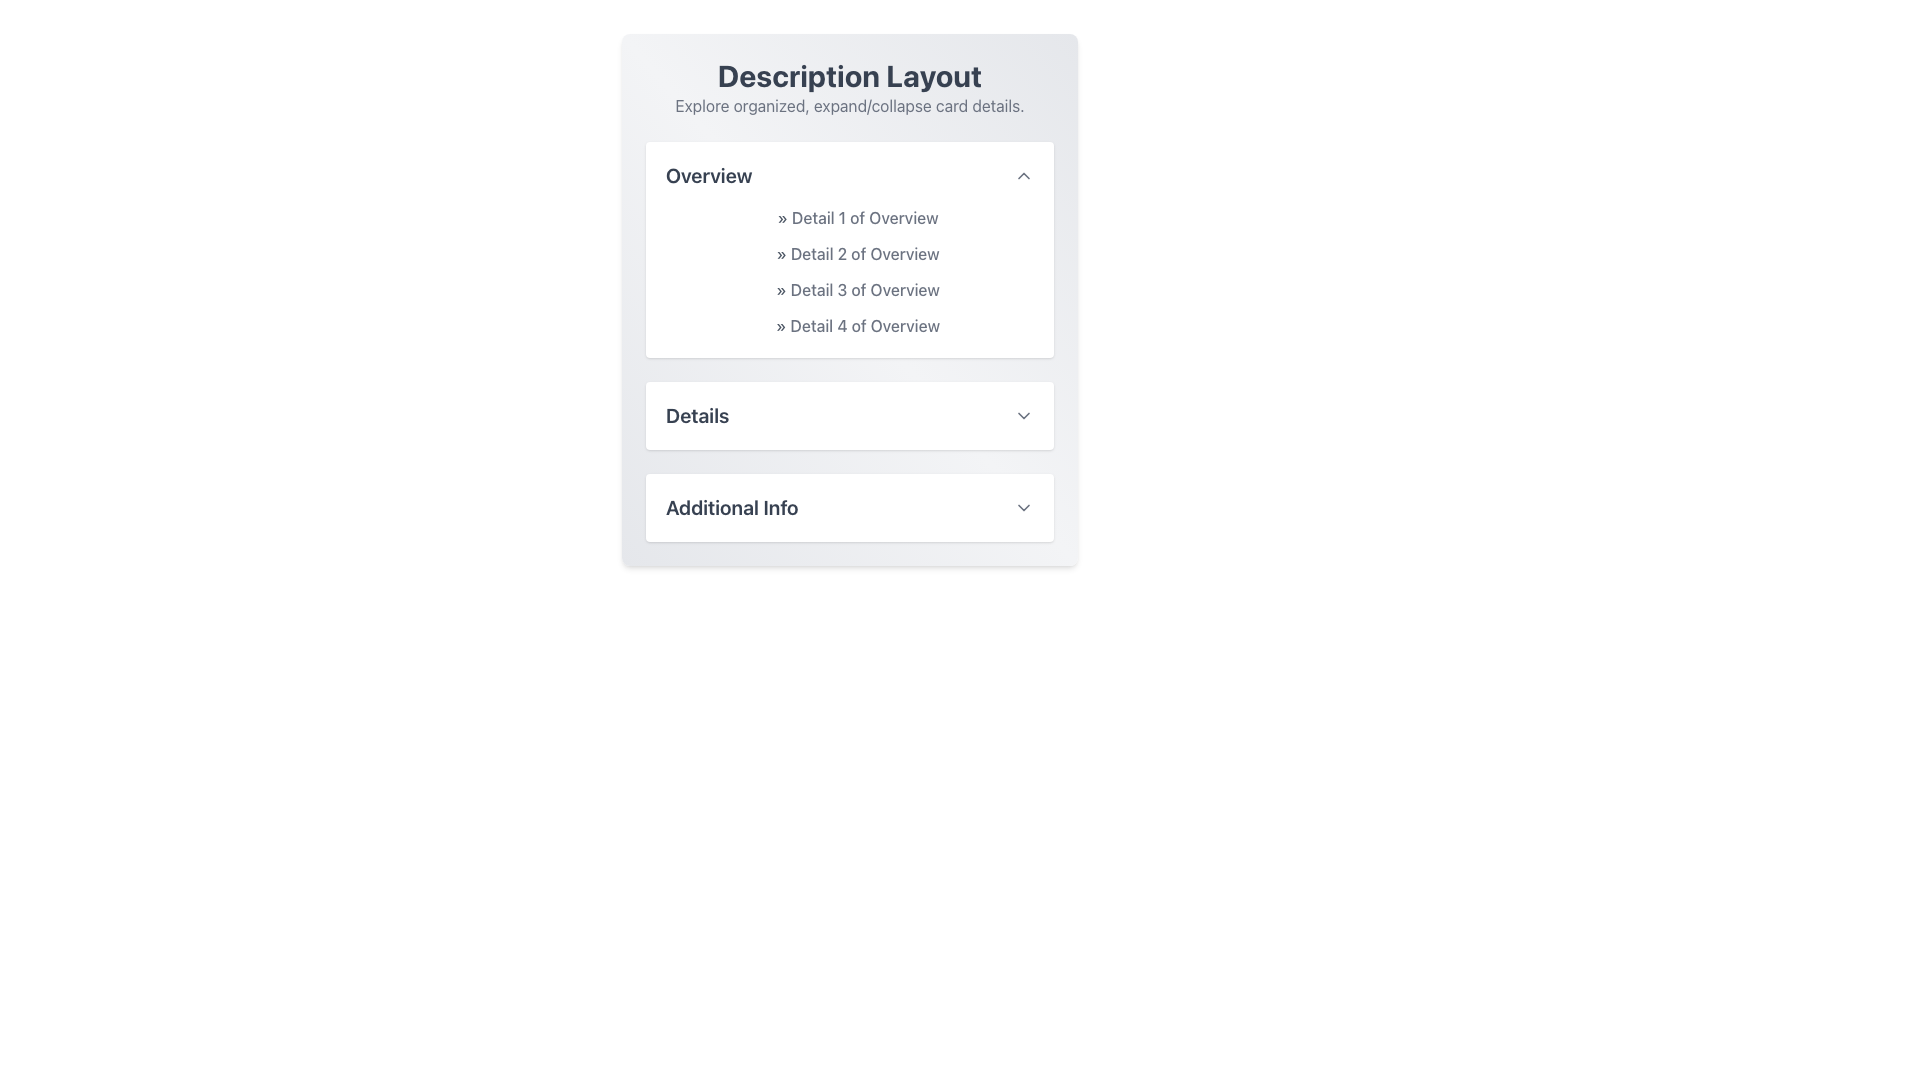  I want to click on the Collapsible section located directly below the title 'Description Layout', so click(849, 341).